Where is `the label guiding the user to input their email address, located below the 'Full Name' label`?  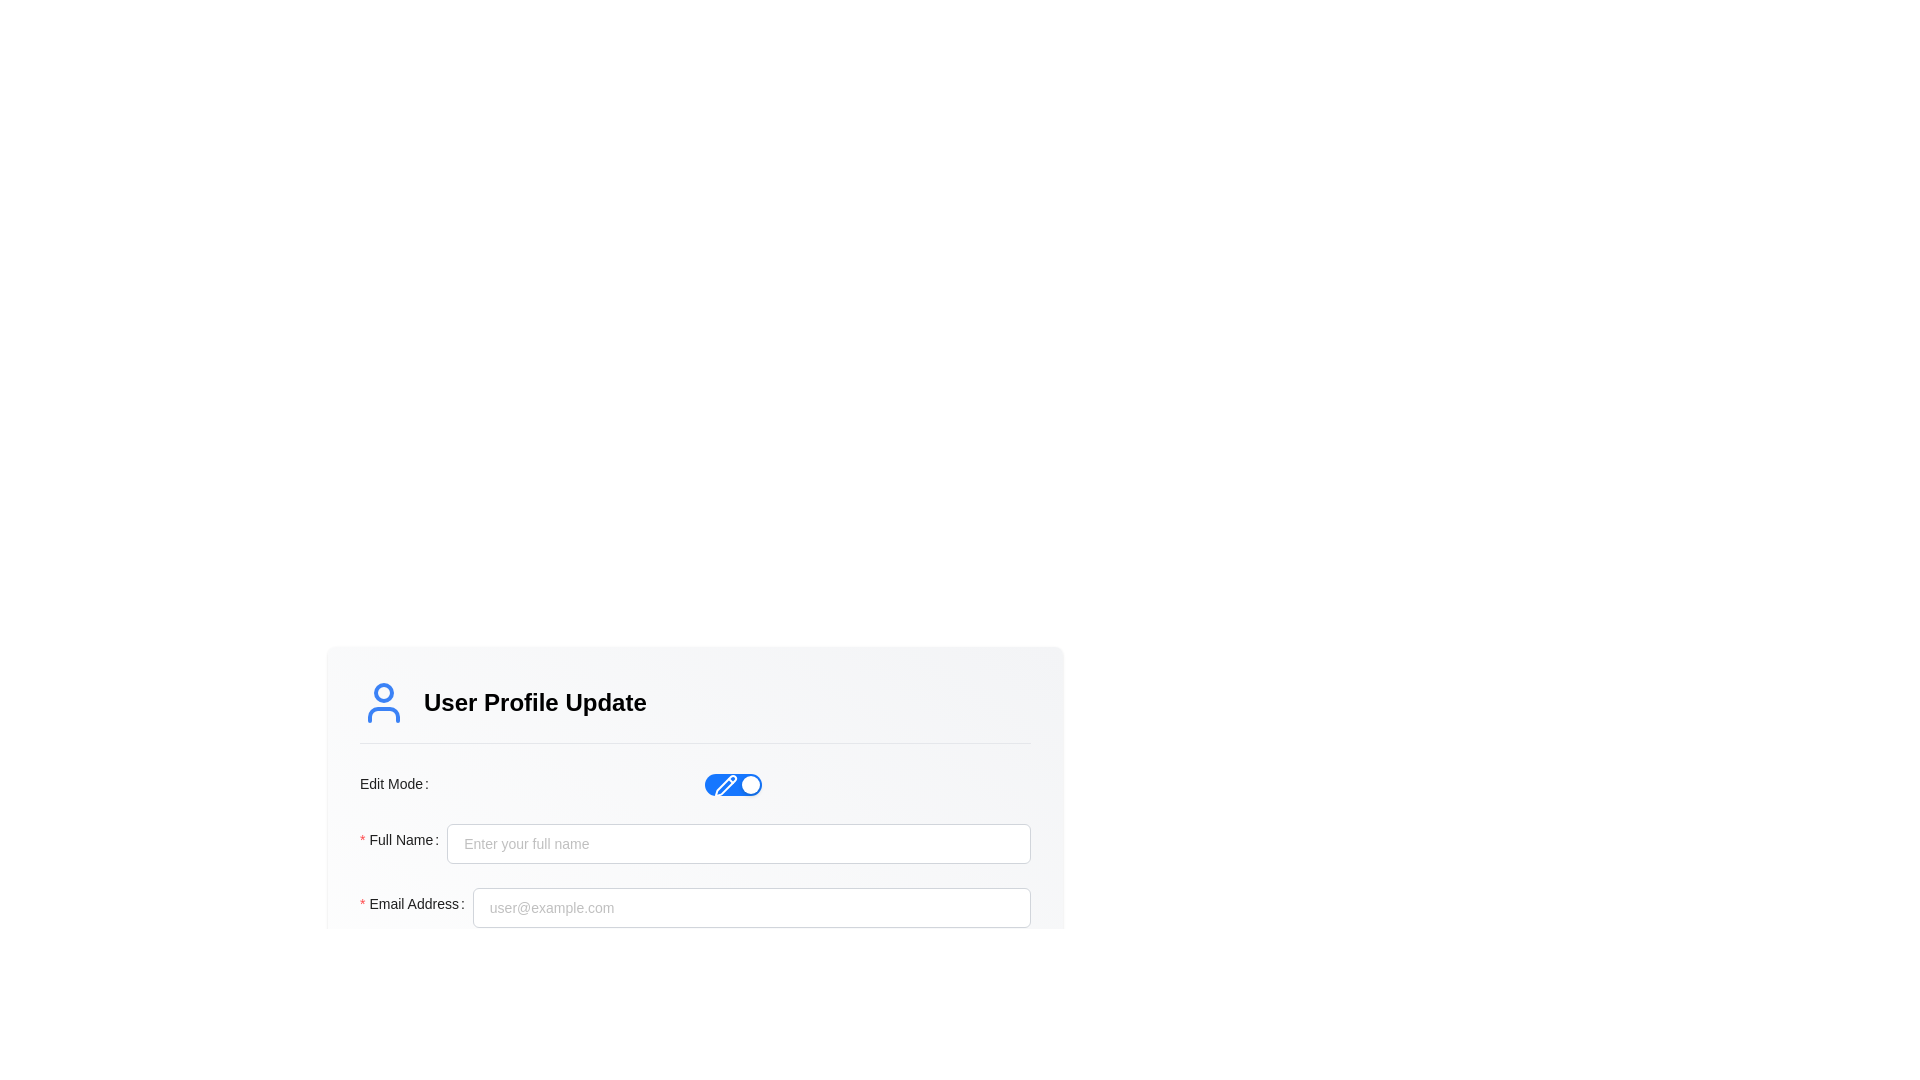 the label guiding the user to input their email address, located below the 'Full Name' label is located at coordinates (415, 907).